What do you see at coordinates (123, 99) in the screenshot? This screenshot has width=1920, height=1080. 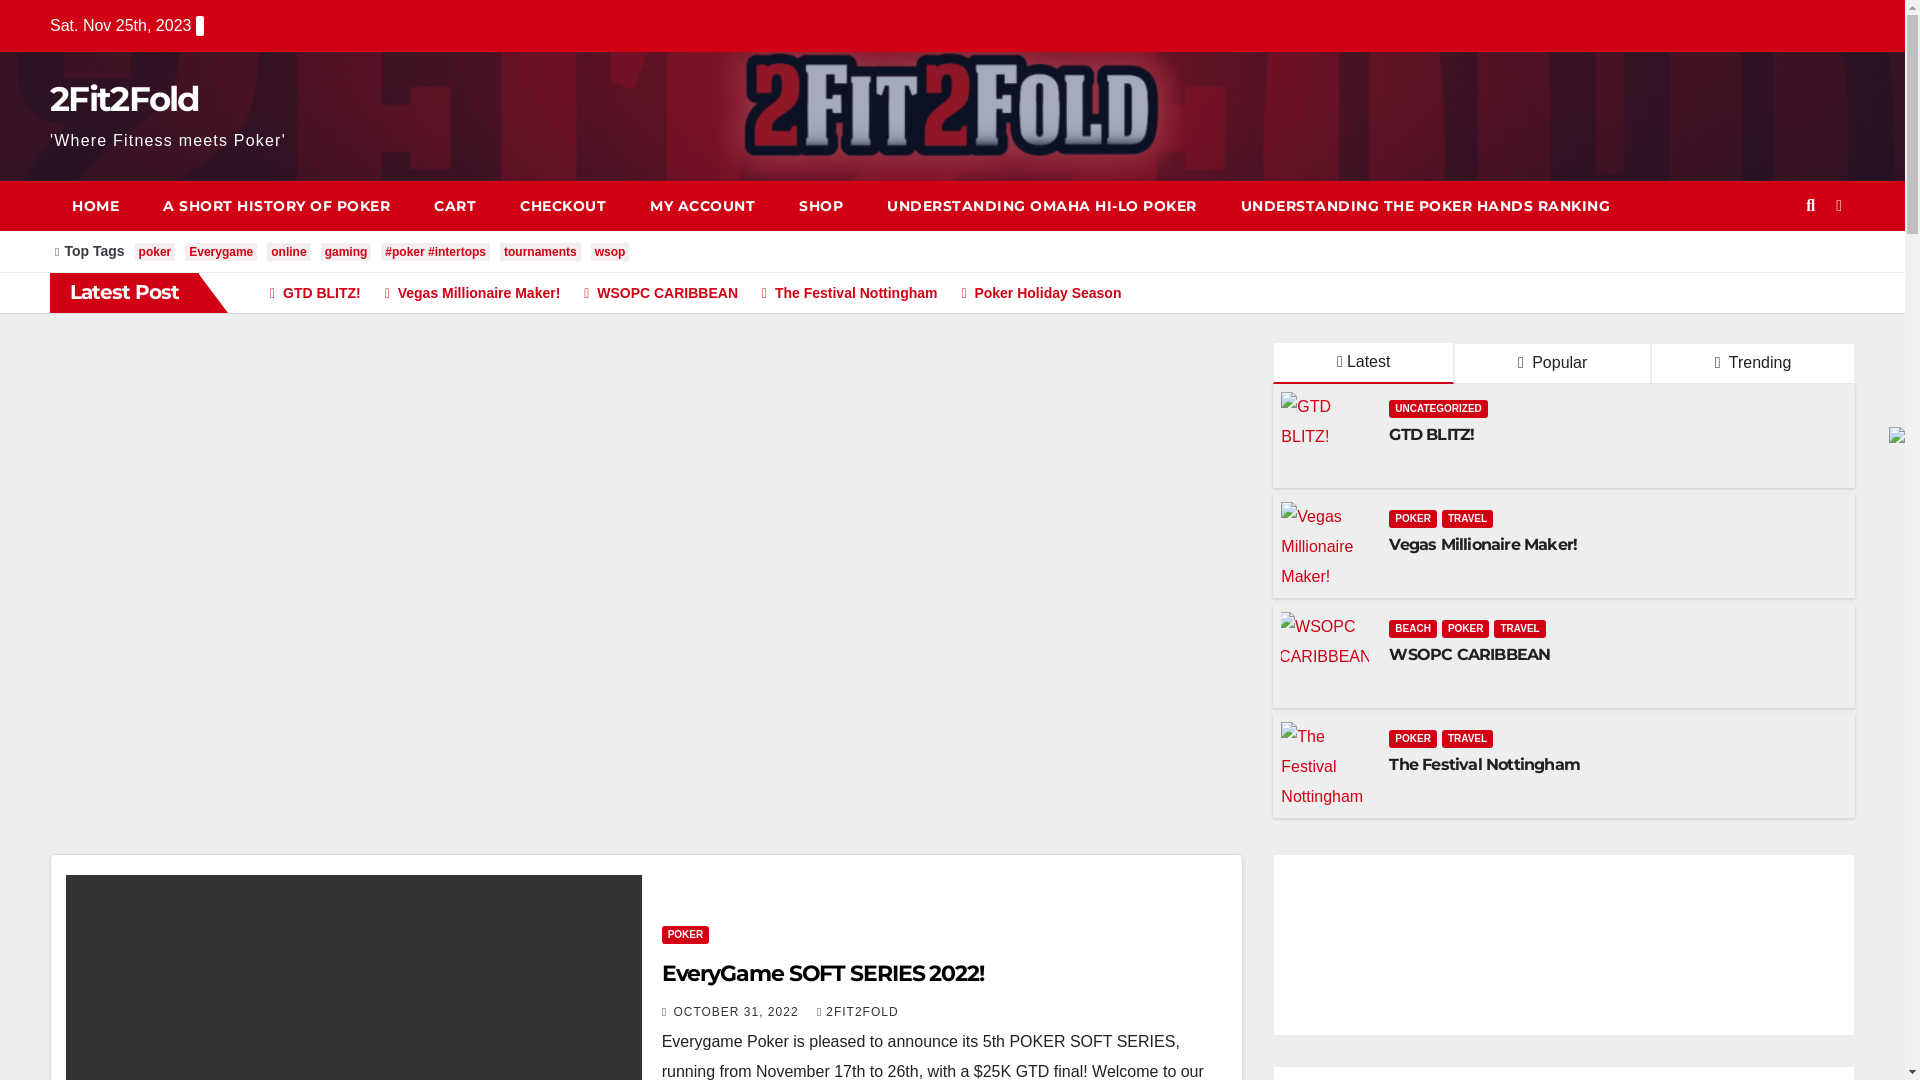 I see `'2Fit2Fold'` at bounding box center [123, 99].